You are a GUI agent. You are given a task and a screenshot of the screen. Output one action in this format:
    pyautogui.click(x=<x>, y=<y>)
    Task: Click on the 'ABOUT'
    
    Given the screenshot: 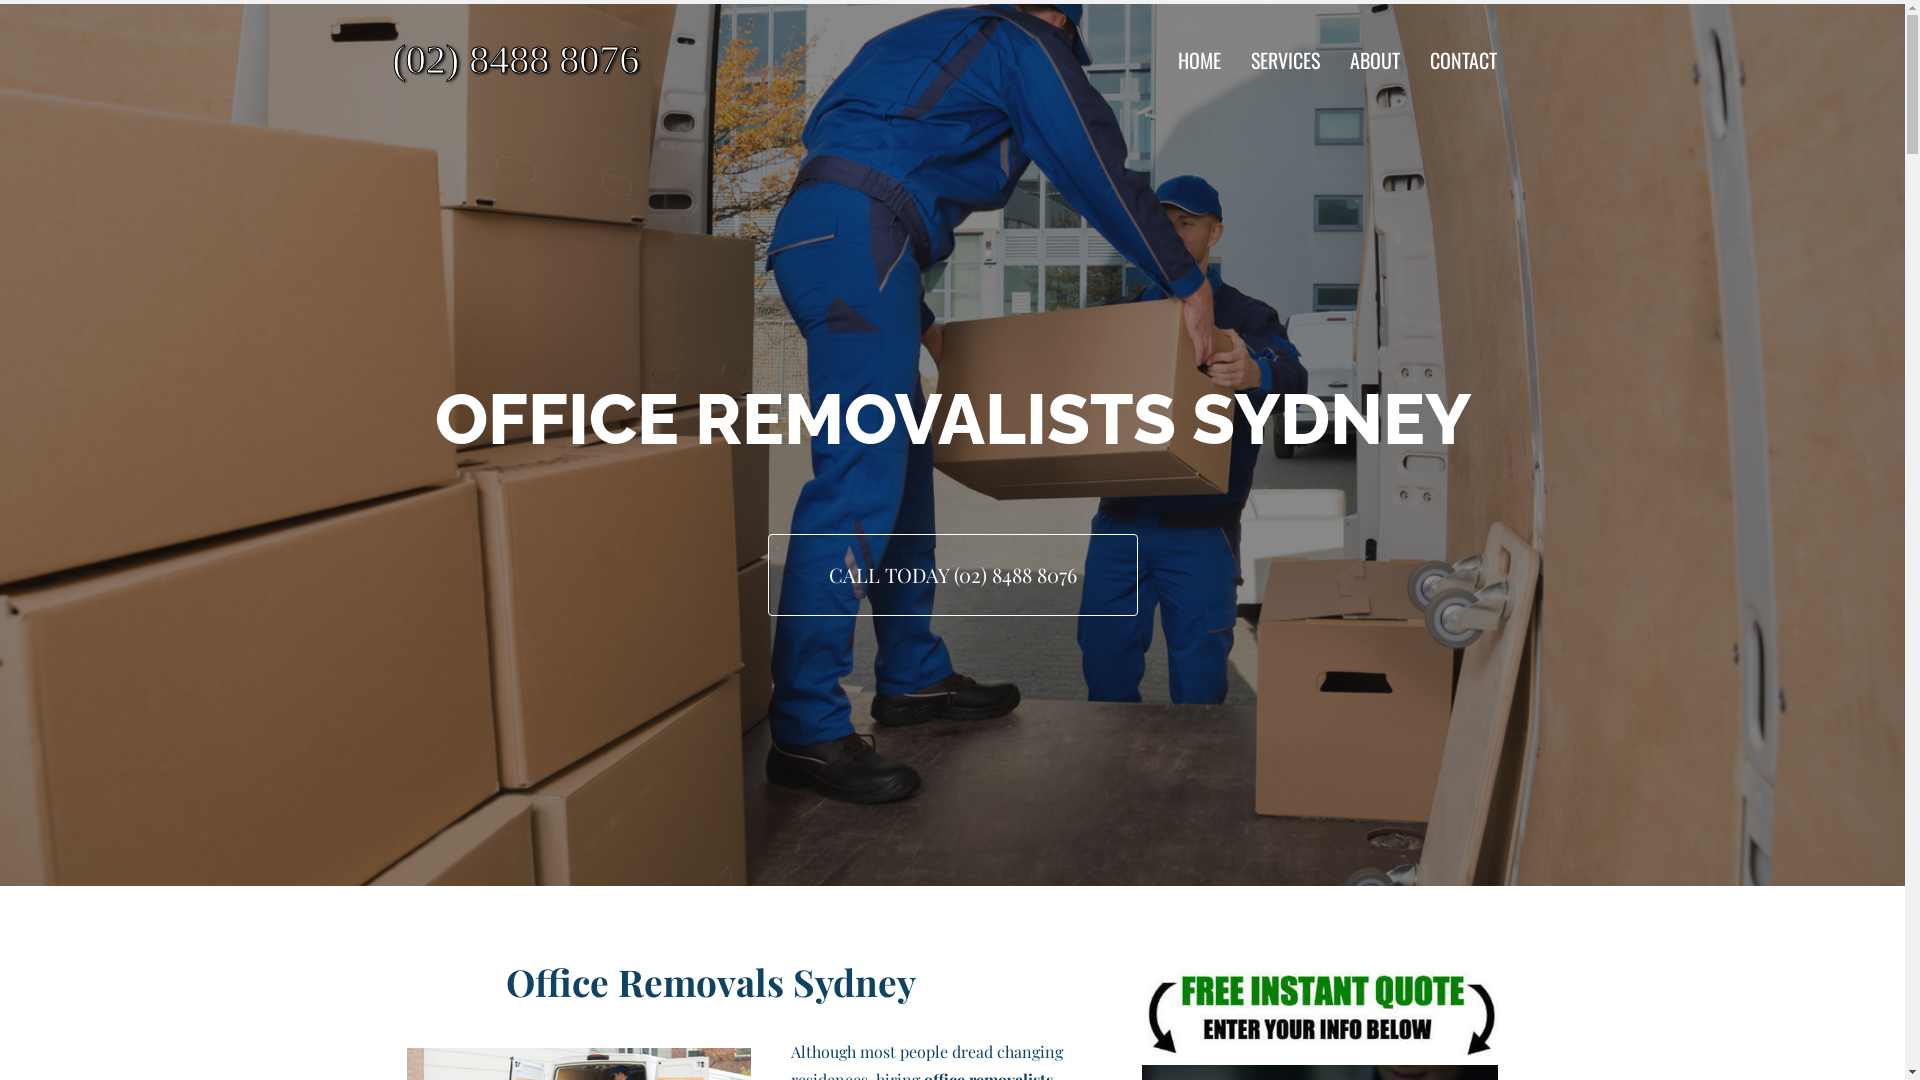 What is the action you would take?
    pyautogui.click(x=1373, y=59)
    